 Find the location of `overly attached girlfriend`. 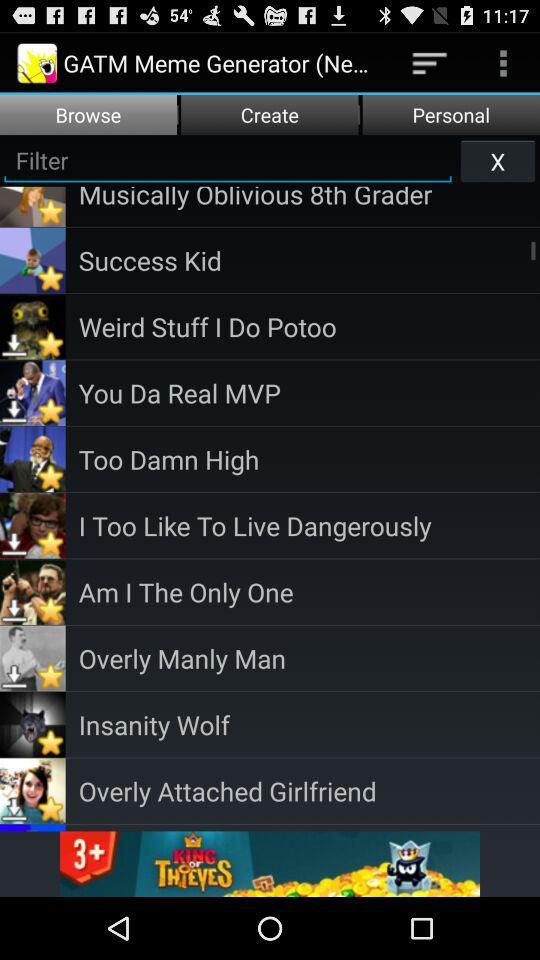

overly attached girlfriend is located at coordinates (309, 791).